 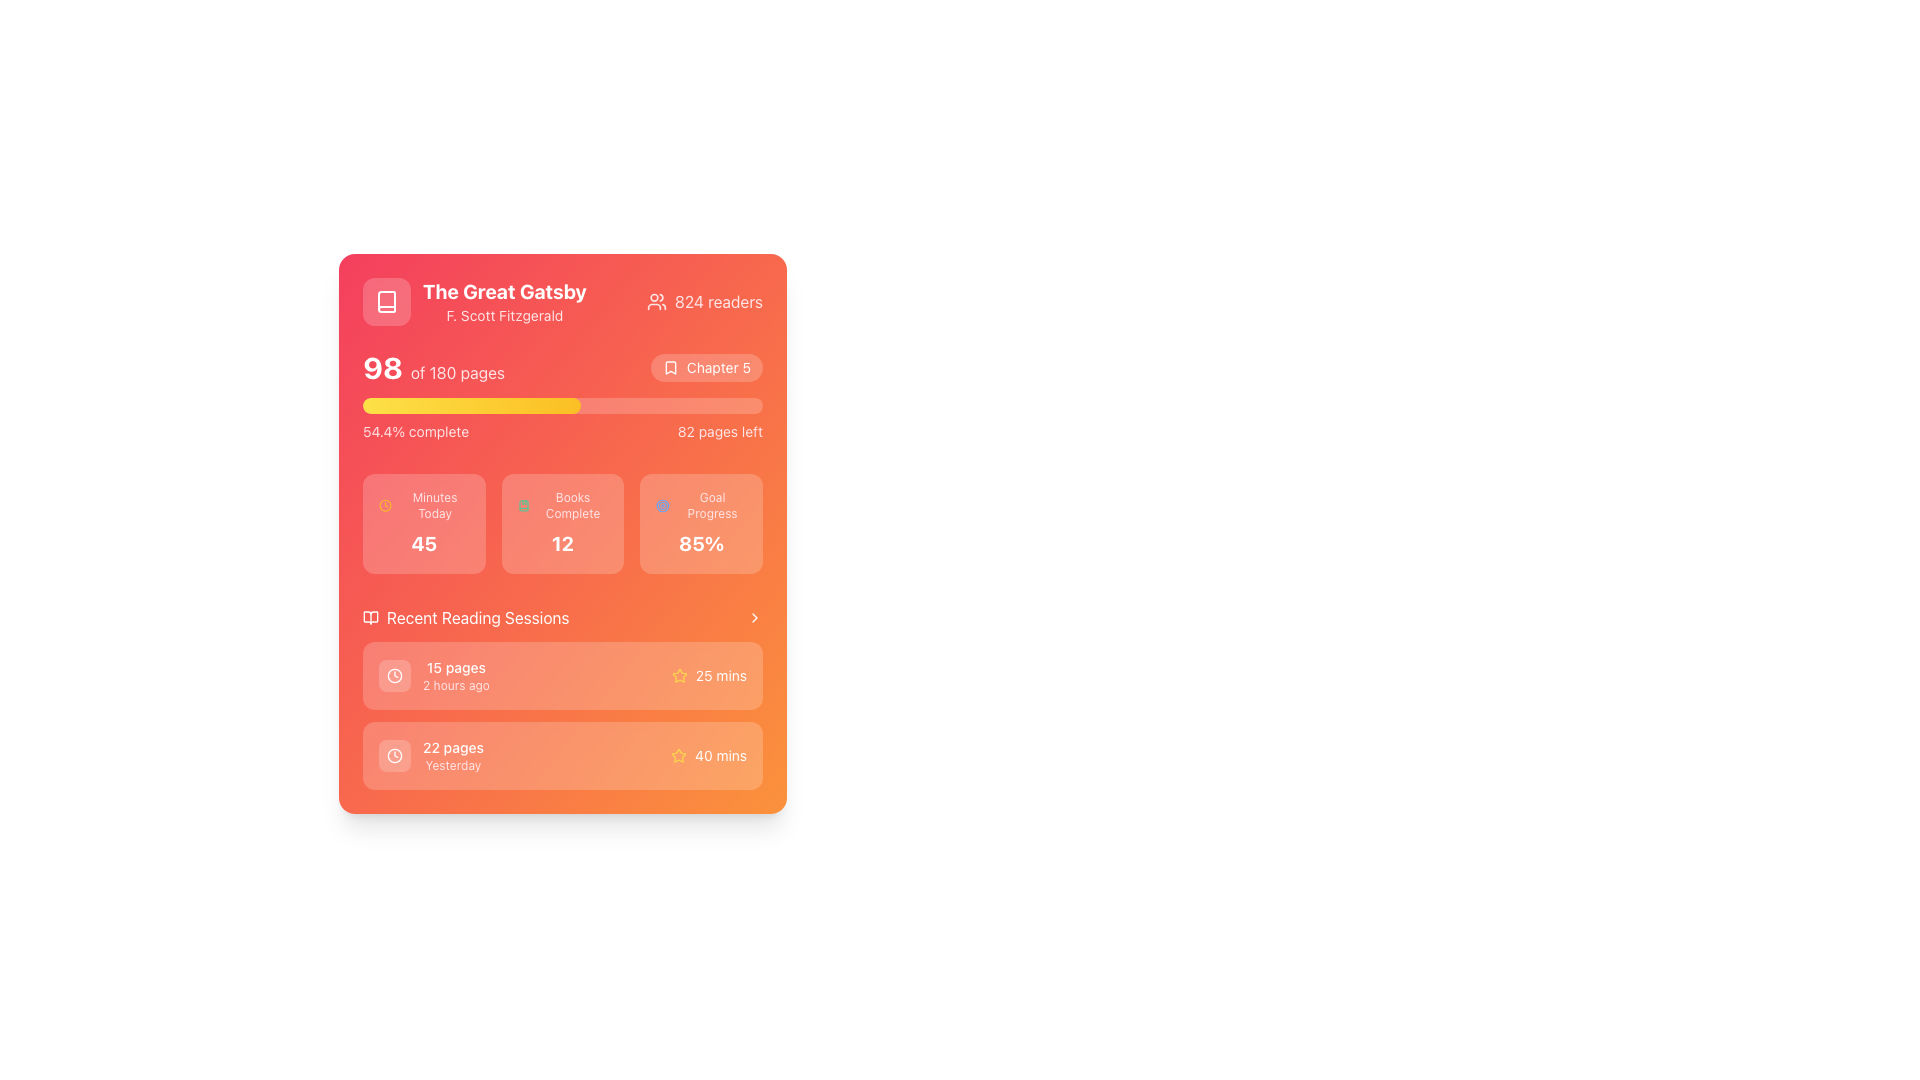 What do you see at coordinates (561, 396) in the screenshot?
I see `accompanying text for progress details from the Progress Indicator located below the '98 of 180 pages' text in the card for 'The Great Gatsby'` at bounding box center [561, 396].